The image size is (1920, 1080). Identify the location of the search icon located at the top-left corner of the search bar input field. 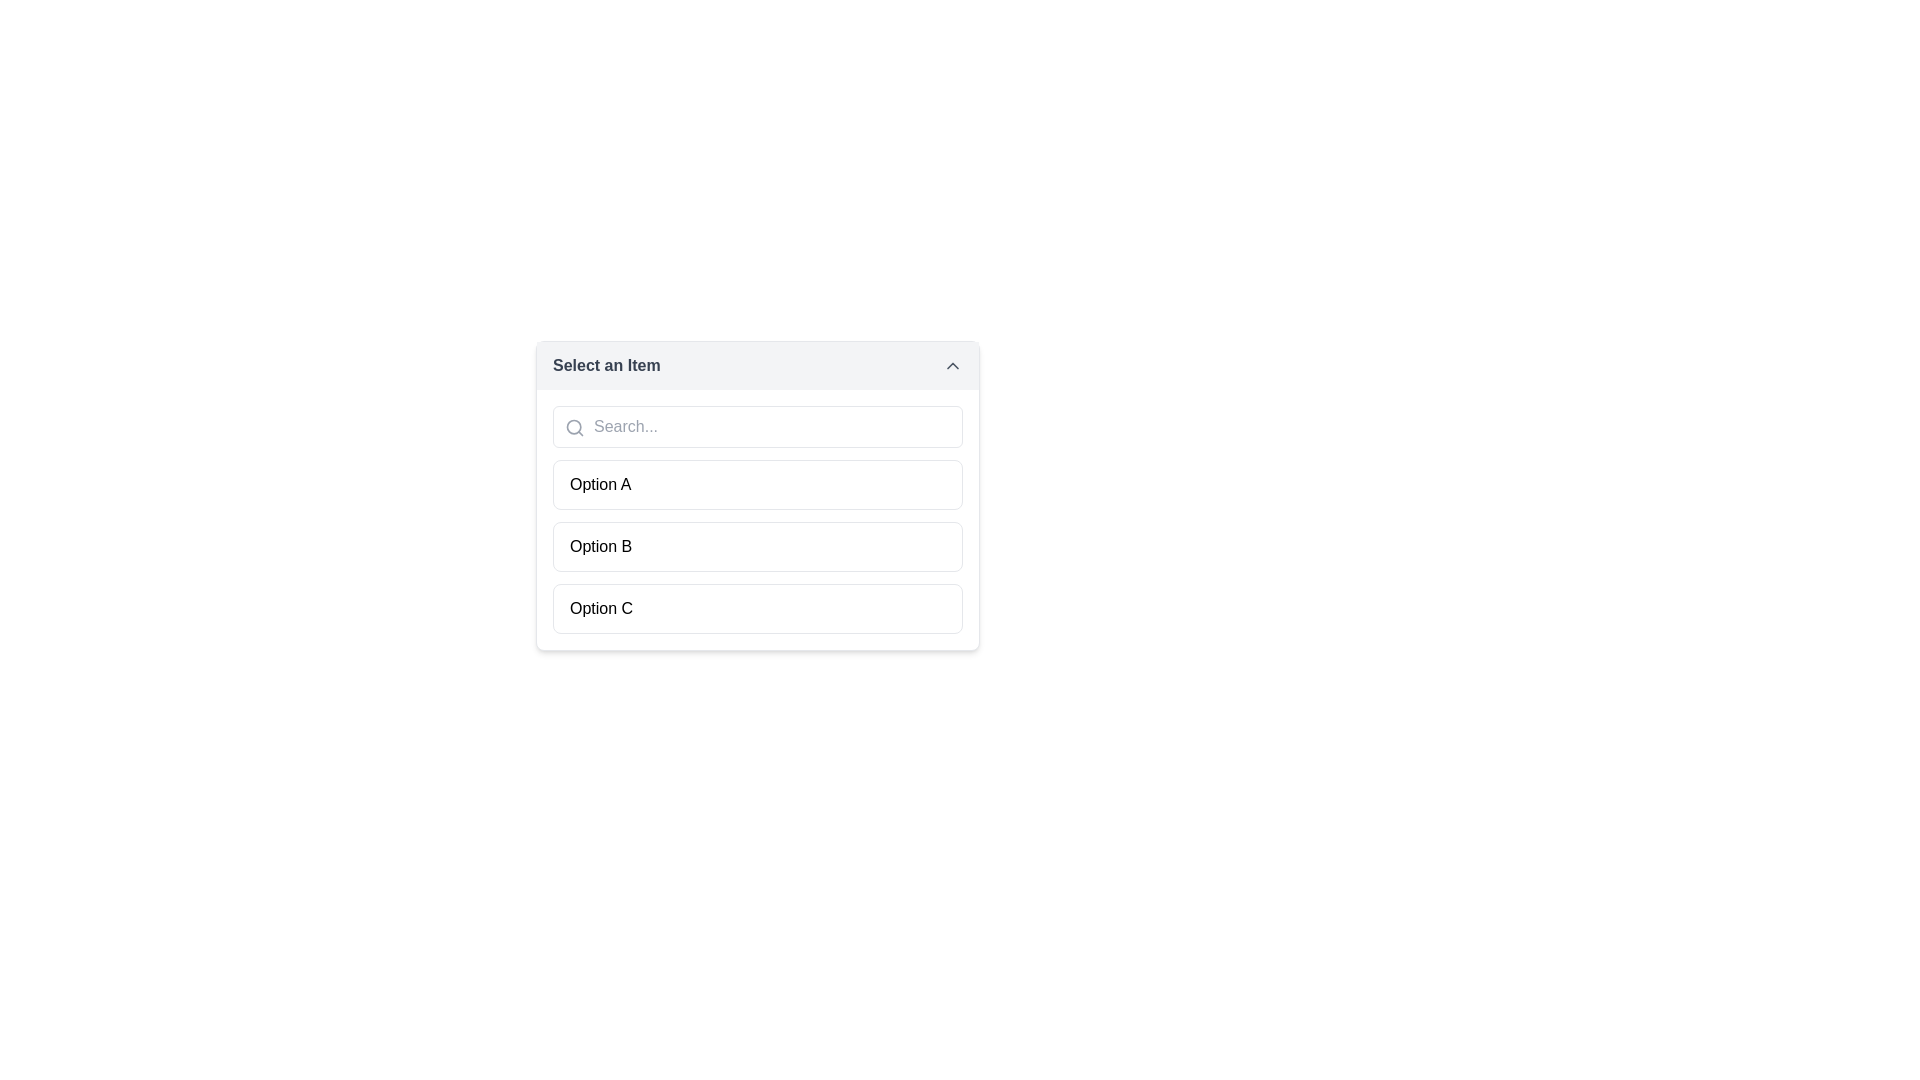
(574, 427).